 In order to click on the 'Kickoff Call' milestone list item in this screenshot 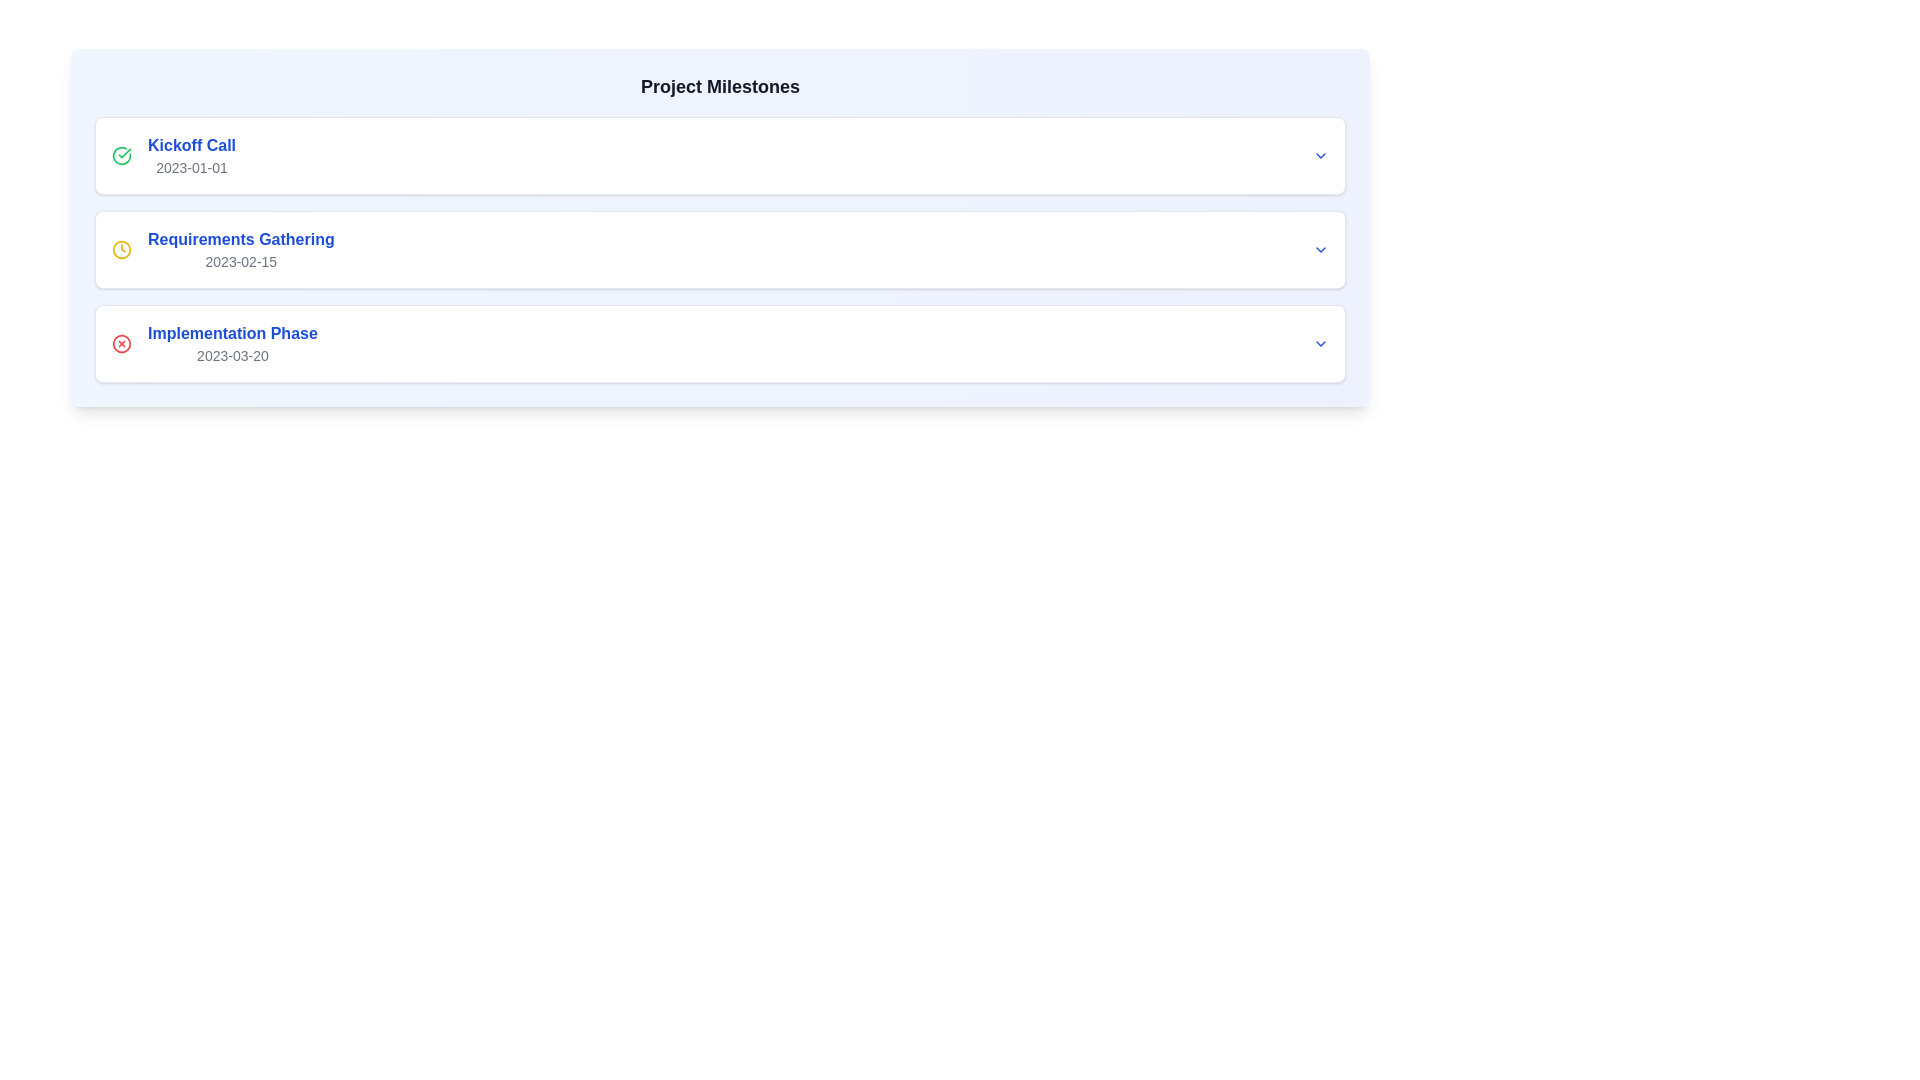, I will do `click(173, 154)`.